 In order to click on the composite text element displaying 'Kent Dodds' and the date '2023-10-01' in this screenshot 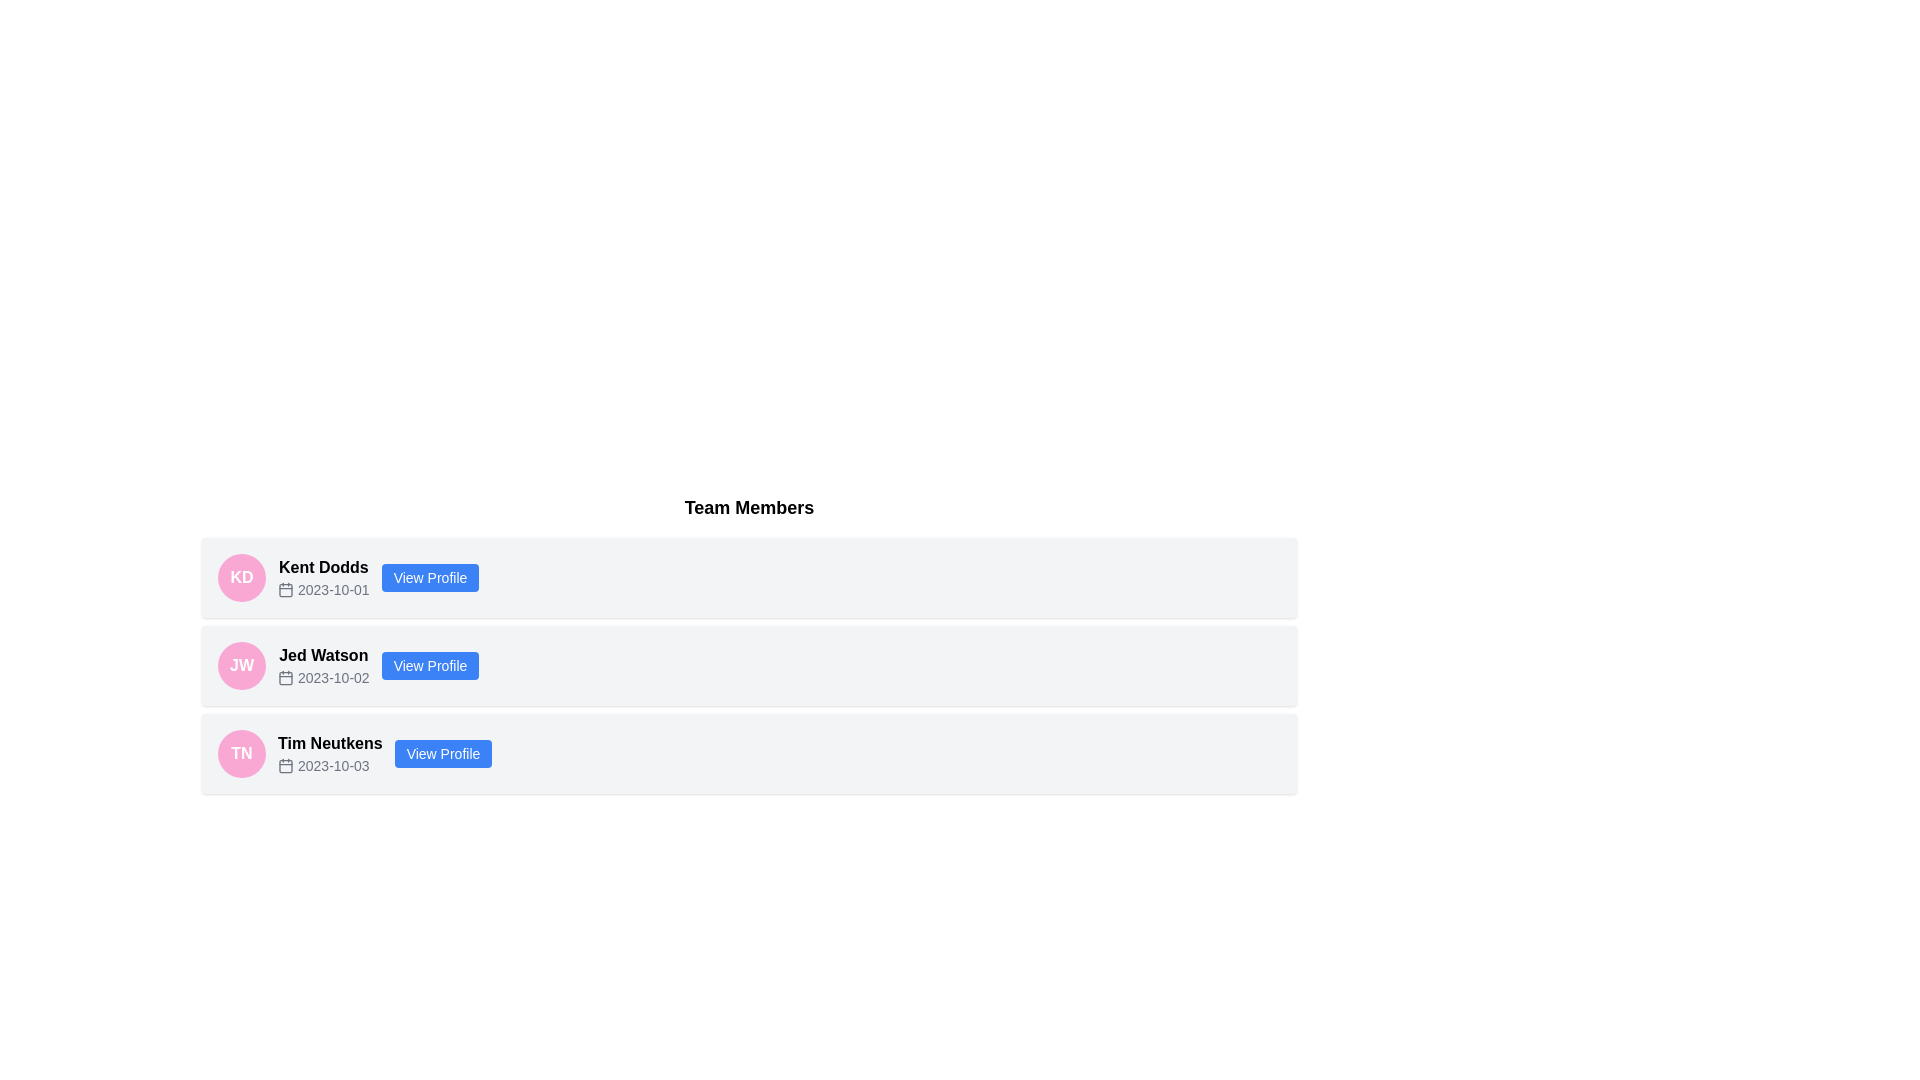, I will do `click(323, 578)`.